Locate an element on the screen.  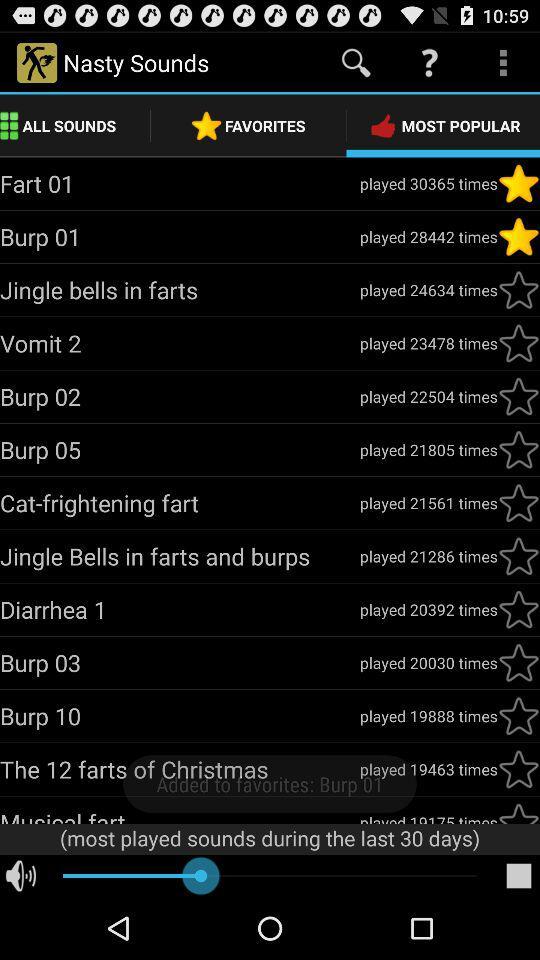
to favorites is located at coordinates (518, 289).